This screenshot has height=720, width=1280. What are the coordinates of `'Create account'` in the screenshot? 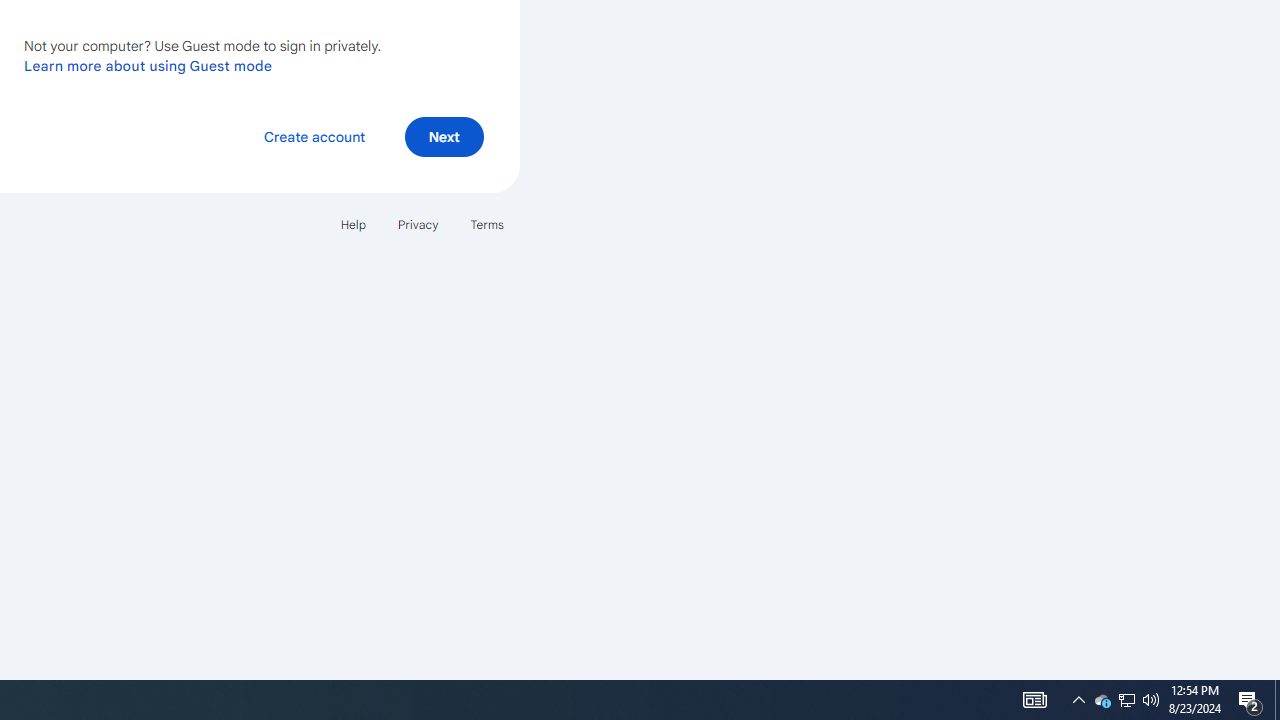 It's located at (313, 135).